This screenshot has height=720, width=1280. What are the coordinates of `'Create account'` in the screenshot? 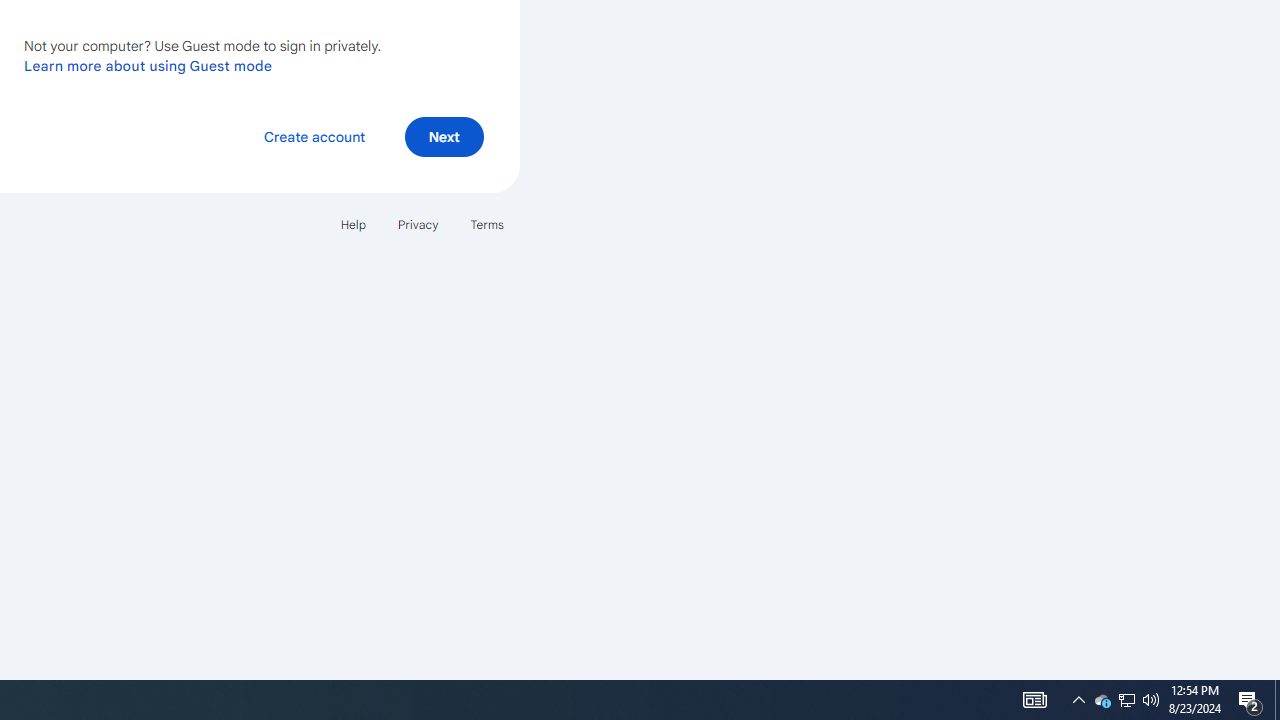 It's located at (313, 135).